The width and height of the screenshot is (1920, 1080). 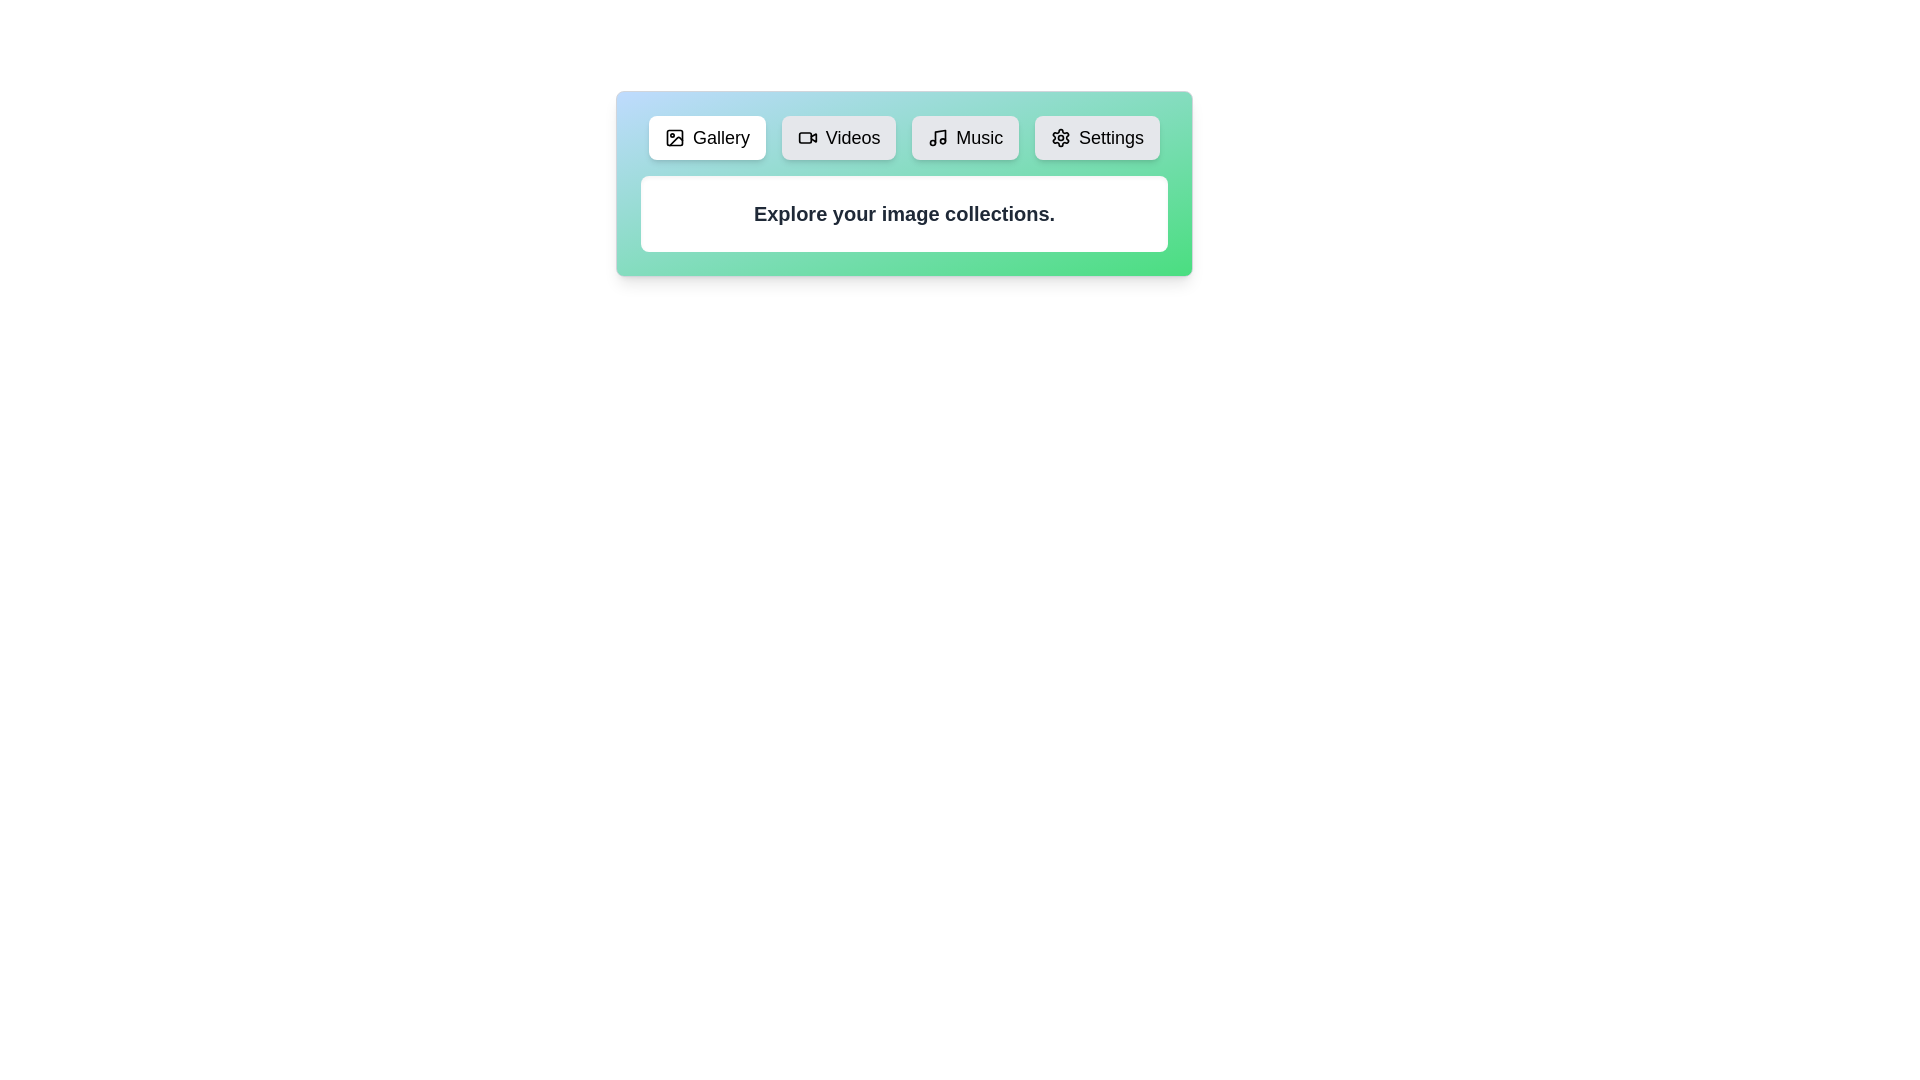 What do you see at coordinates (1096, 137) in the screenshot?
I see `the tab labeled Settings to view its content` at bounding box center [1096, 137].